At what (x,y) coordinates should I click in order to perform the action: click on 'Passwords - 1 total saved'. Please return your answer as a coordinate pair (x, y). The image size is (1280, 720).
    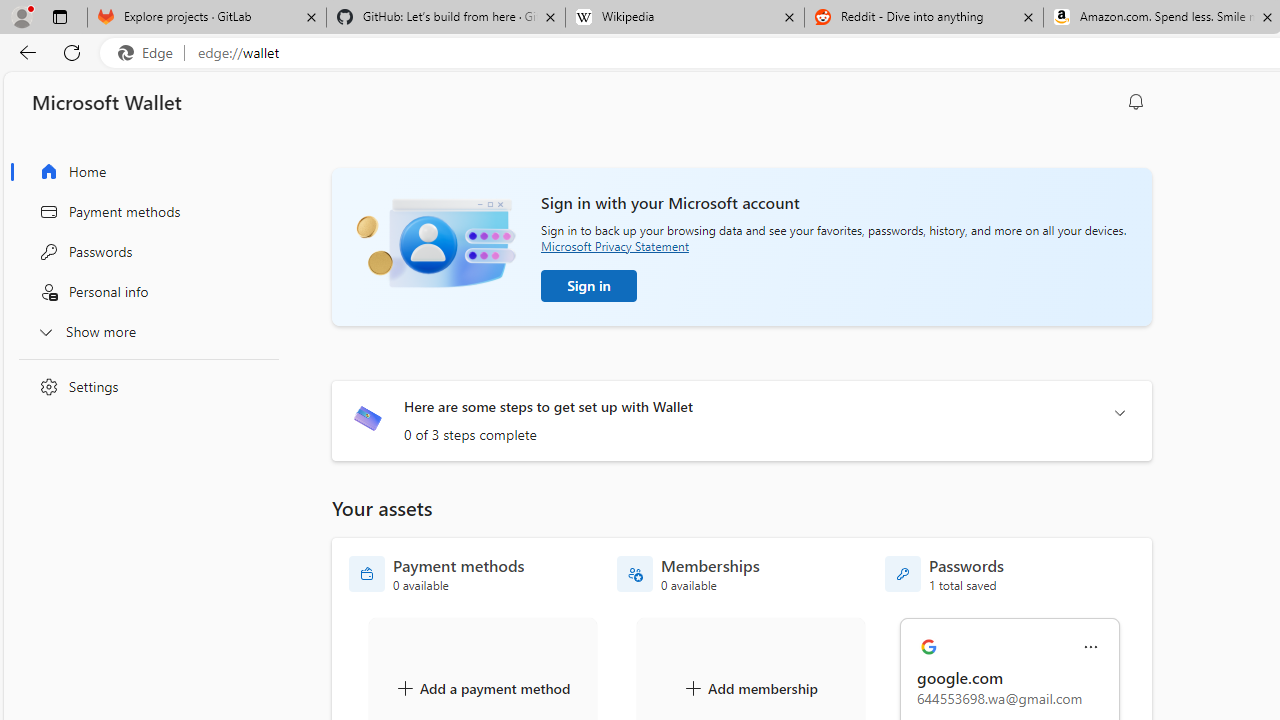
    Looking at the image, I should click on (943, 574).